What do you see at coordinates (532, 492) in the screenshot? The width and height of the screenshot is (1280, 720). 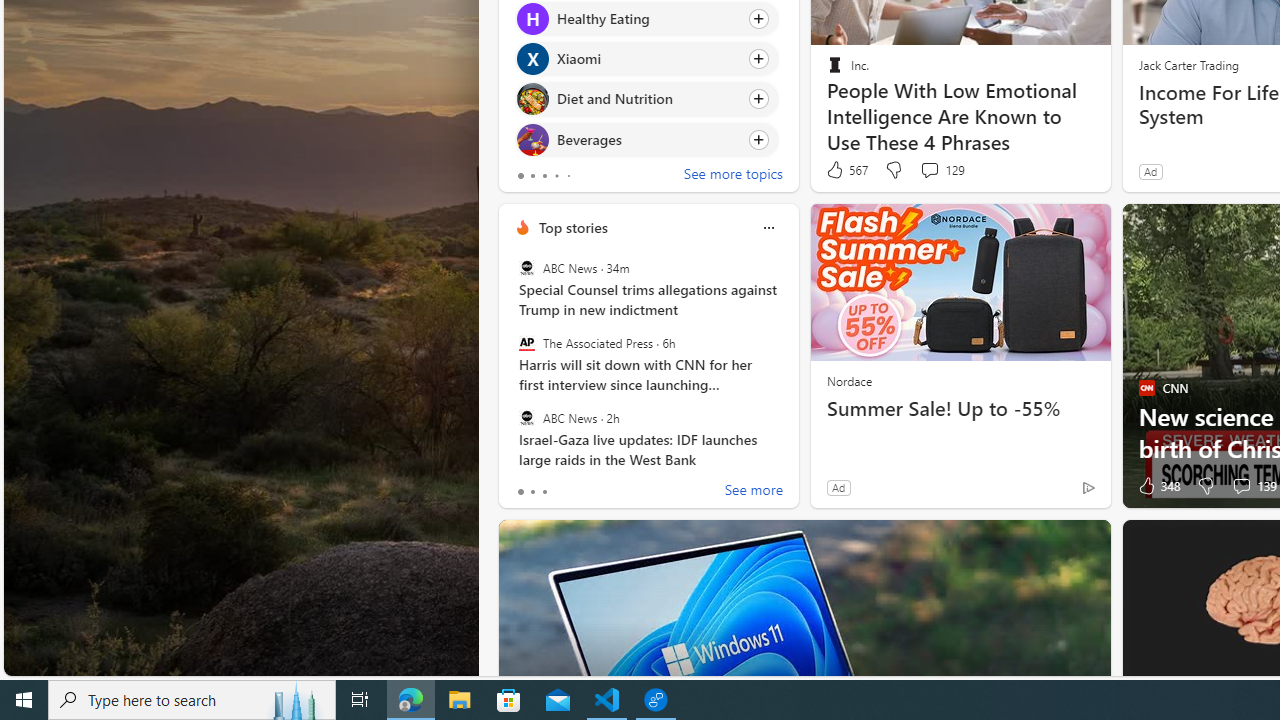 I see `'tab-1'` at bounding box center [532, 492].